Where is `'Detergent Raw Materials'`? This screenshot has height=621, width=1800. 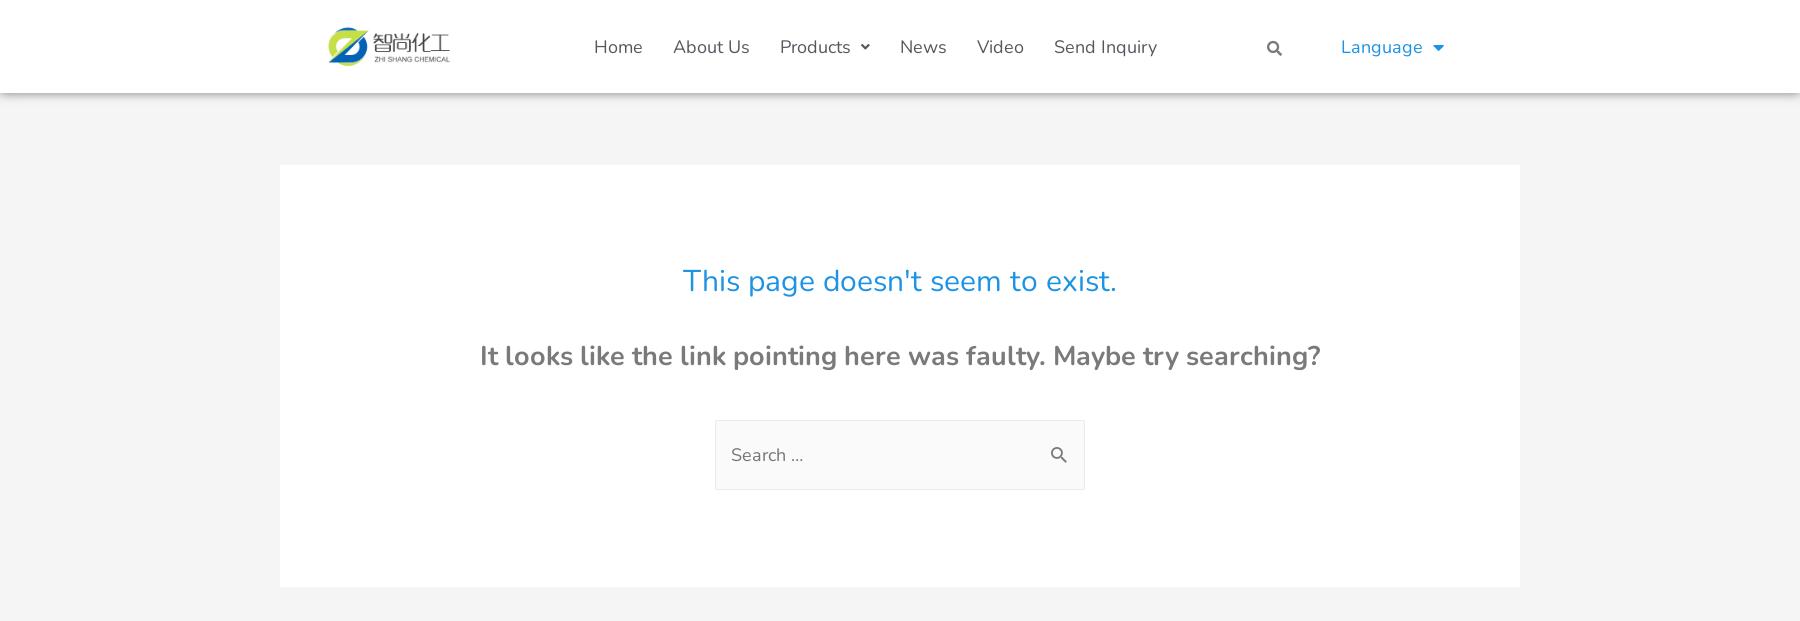 'Detergent Raw Materials' is located at coordinates (1085, 523).